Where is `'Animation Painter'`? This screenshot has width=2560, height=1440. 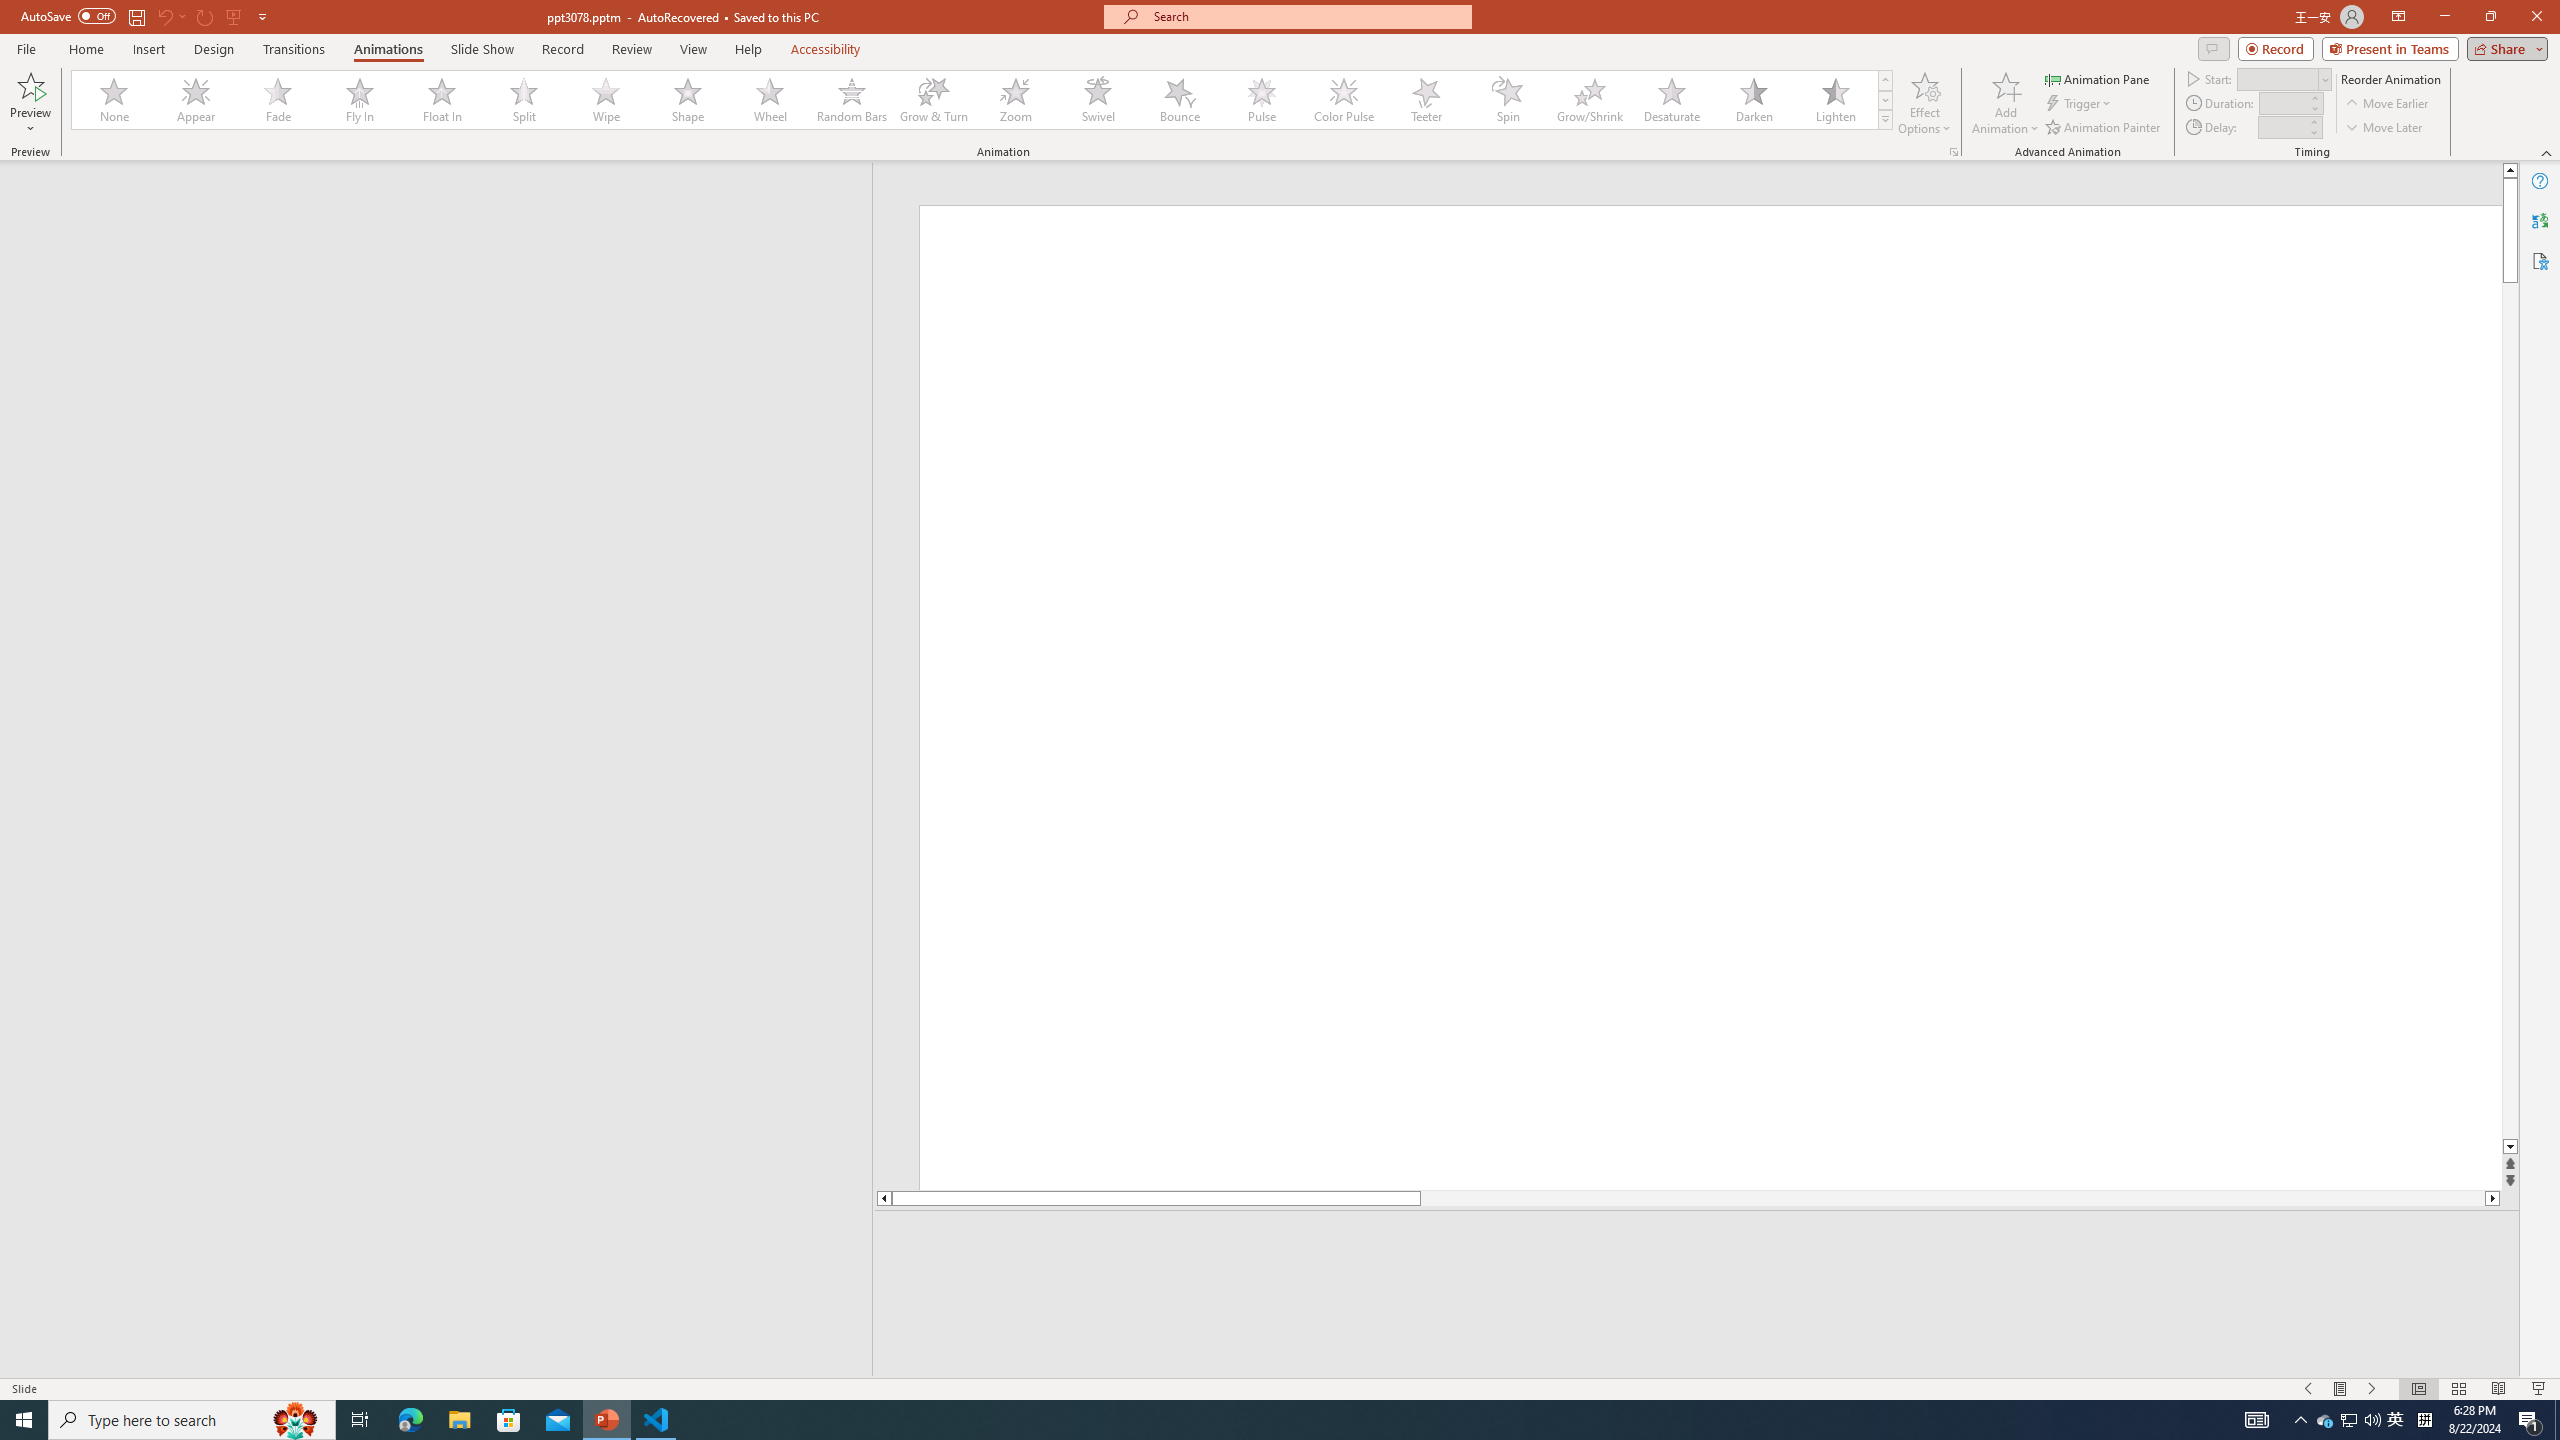 'Animation Painter' is located at coordinates (2103, 127).